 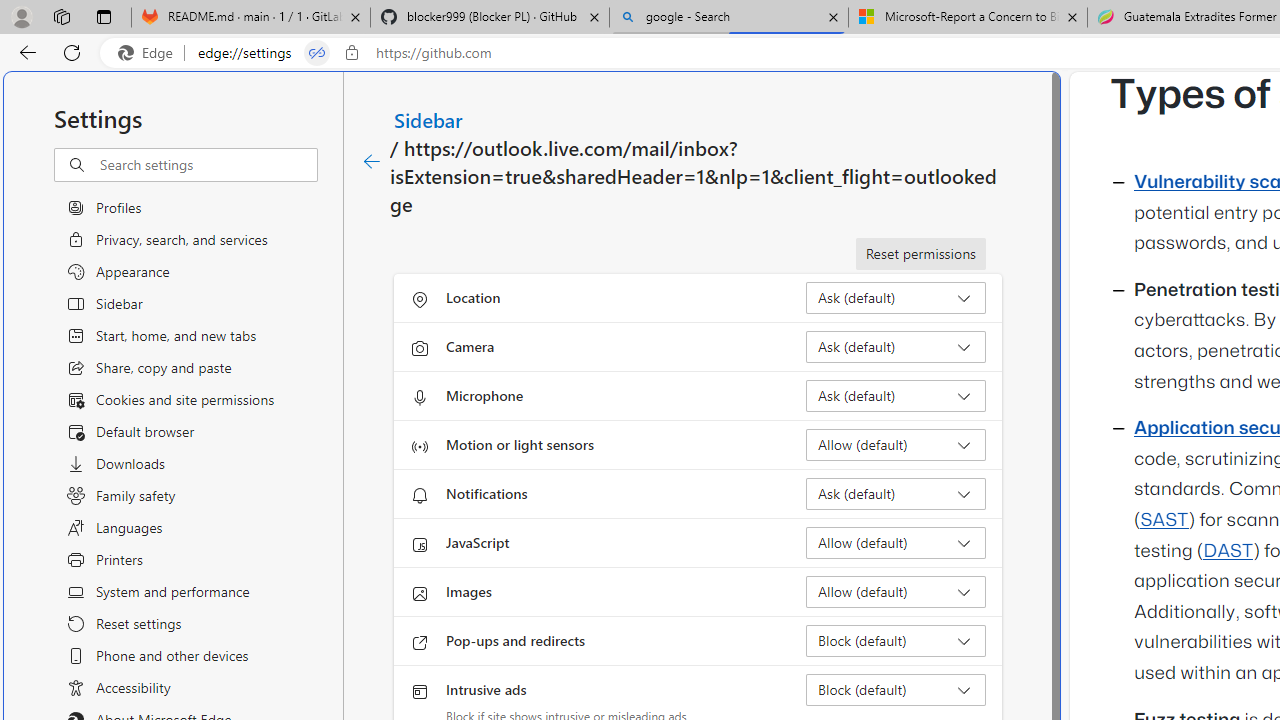 What do you see at coordinates (895, 443) in the screenshot?
I see `'Motion or light sensors Allow (default)'` at bounding box center [895, 443].